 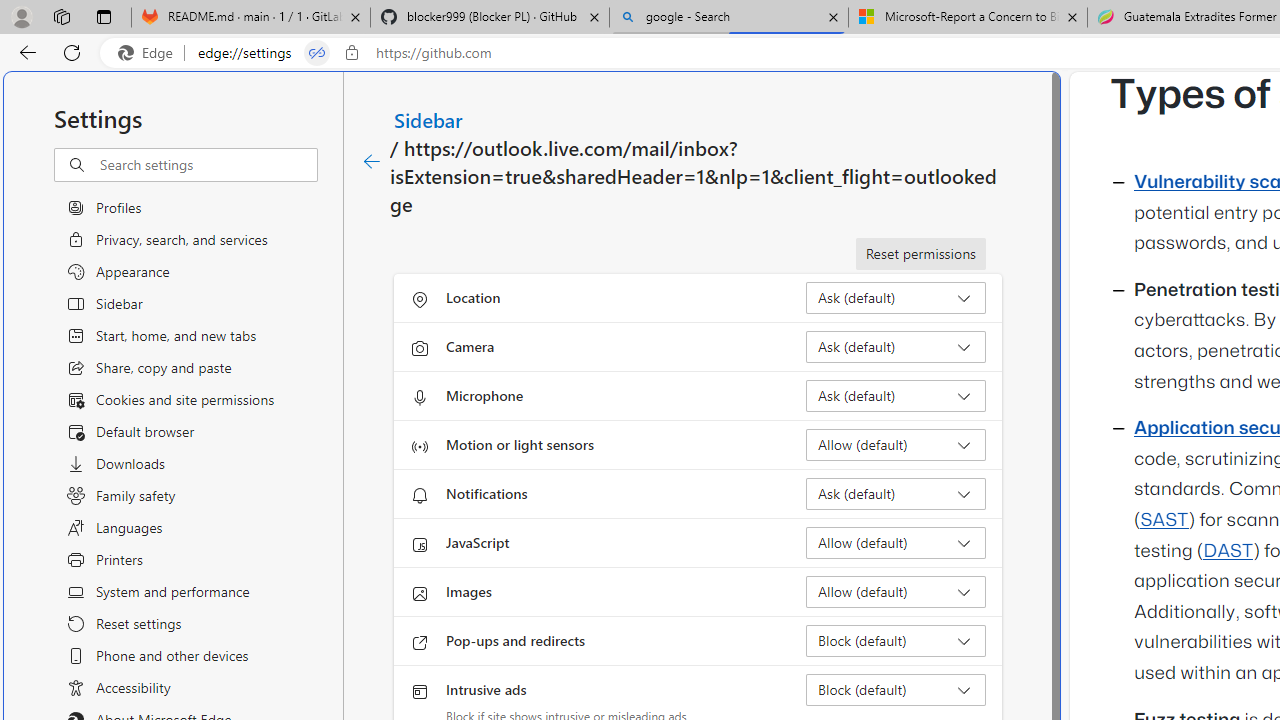 What do you see at coordinates (895, 443) in the screenshot?
I see `'Motion or light sensors Allow (default)'` at bounding box center [895, 443].